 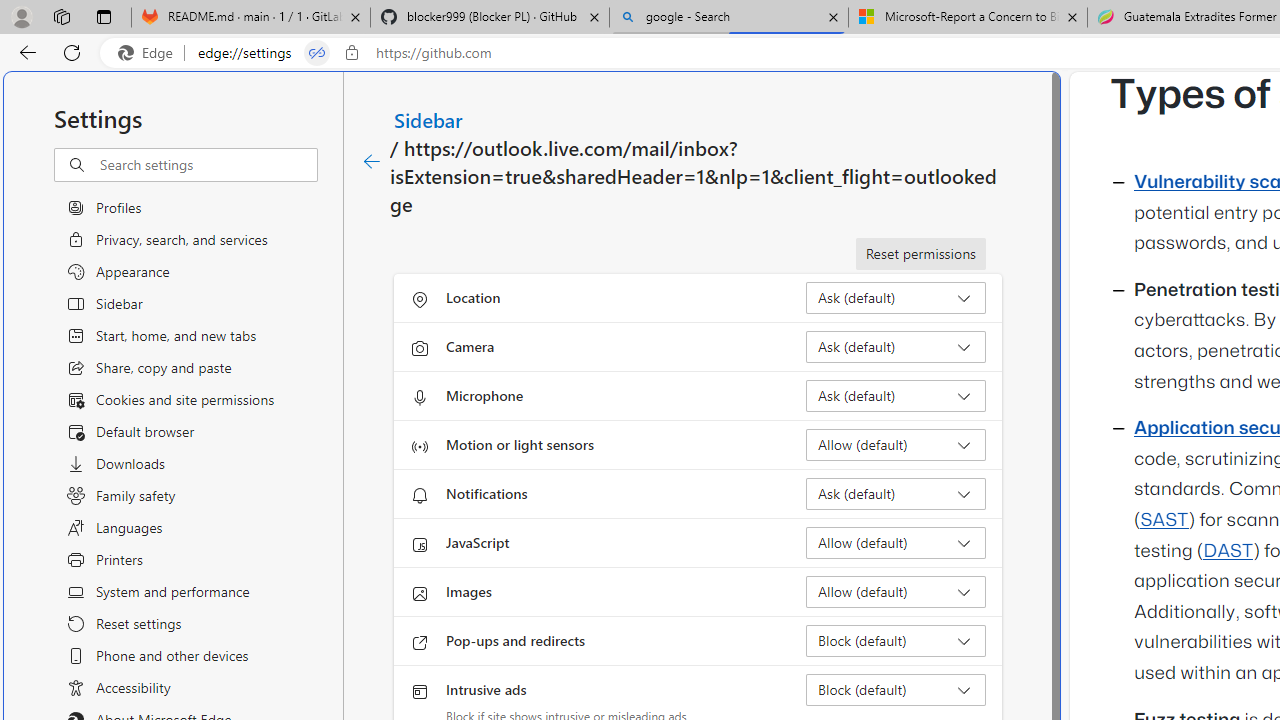 What do you see at coordinates (895, 443) in the screenshot?
I see `'Motion or light sensors Allow (default)'` at bounding box center [895, 443].